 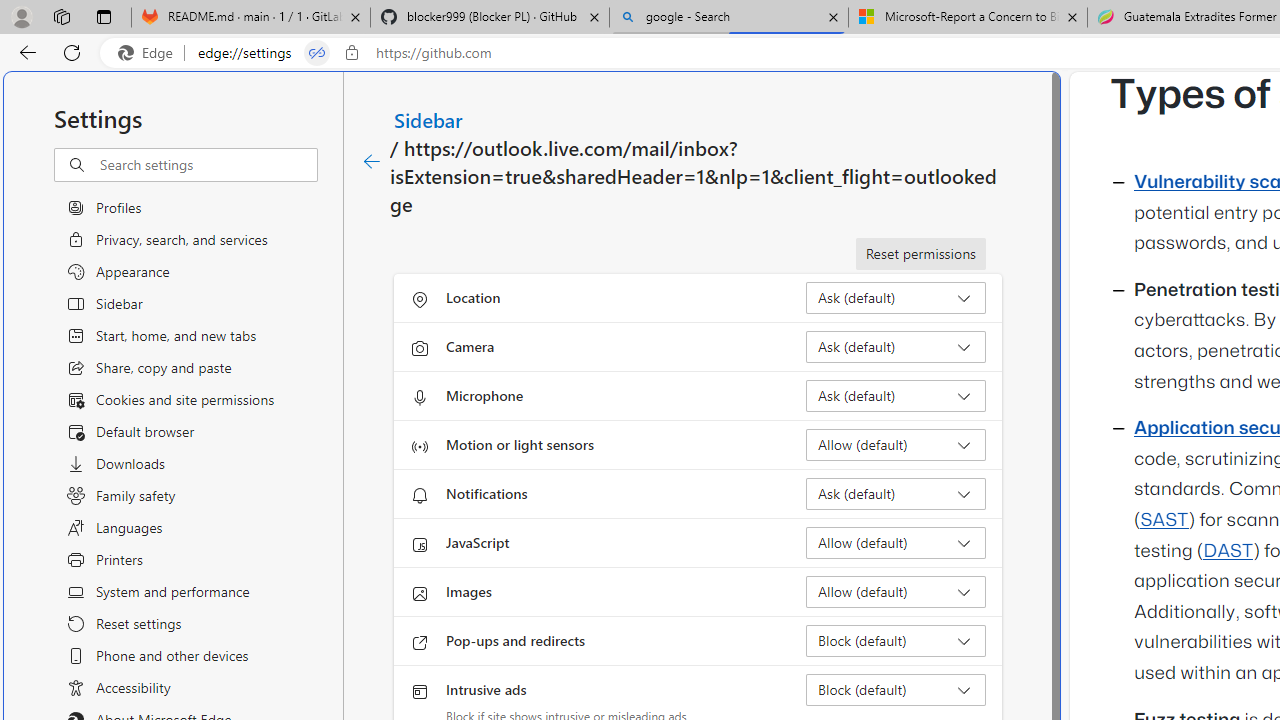 What do you see at coordinates (895, 443) in the screenshot?
I see `'Motion or light sensors Allow (default)'` at bounding box center [895, 443].